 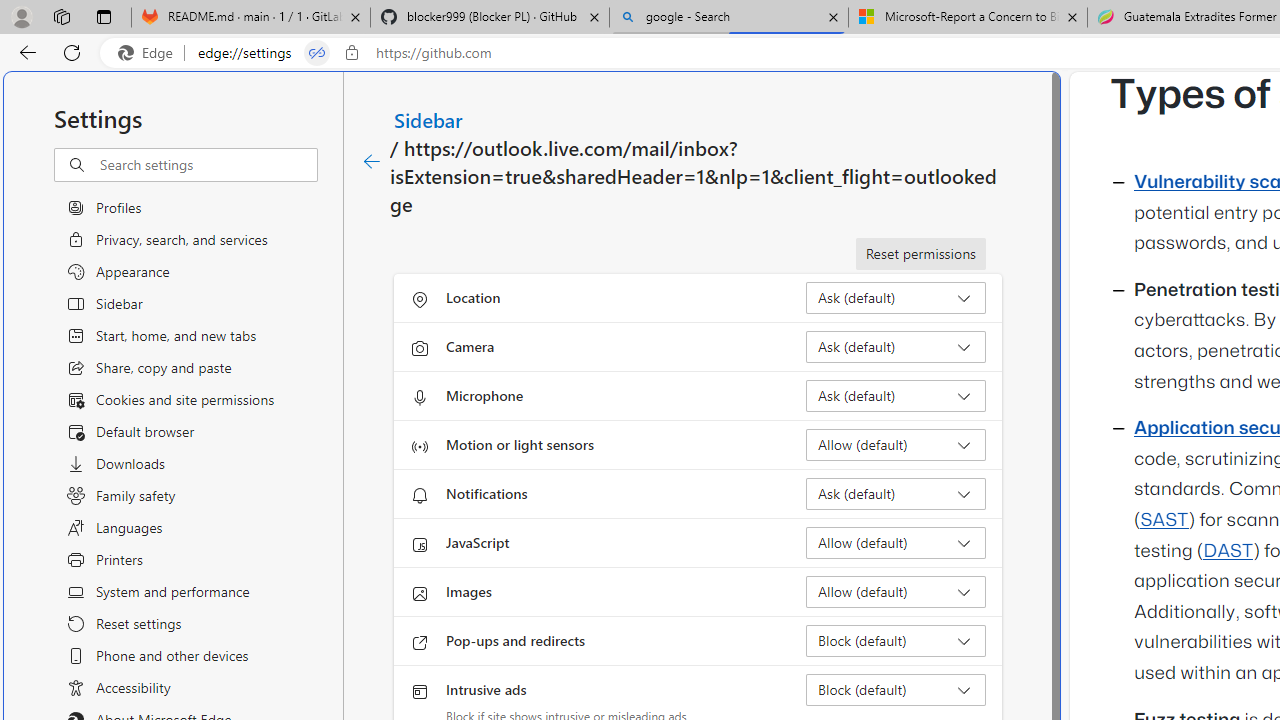 What do you see at coordinates (895, 443) in the screenshot?
I see `'Motion or light sensors Allow (default)'` at bounding box center [895, 443].